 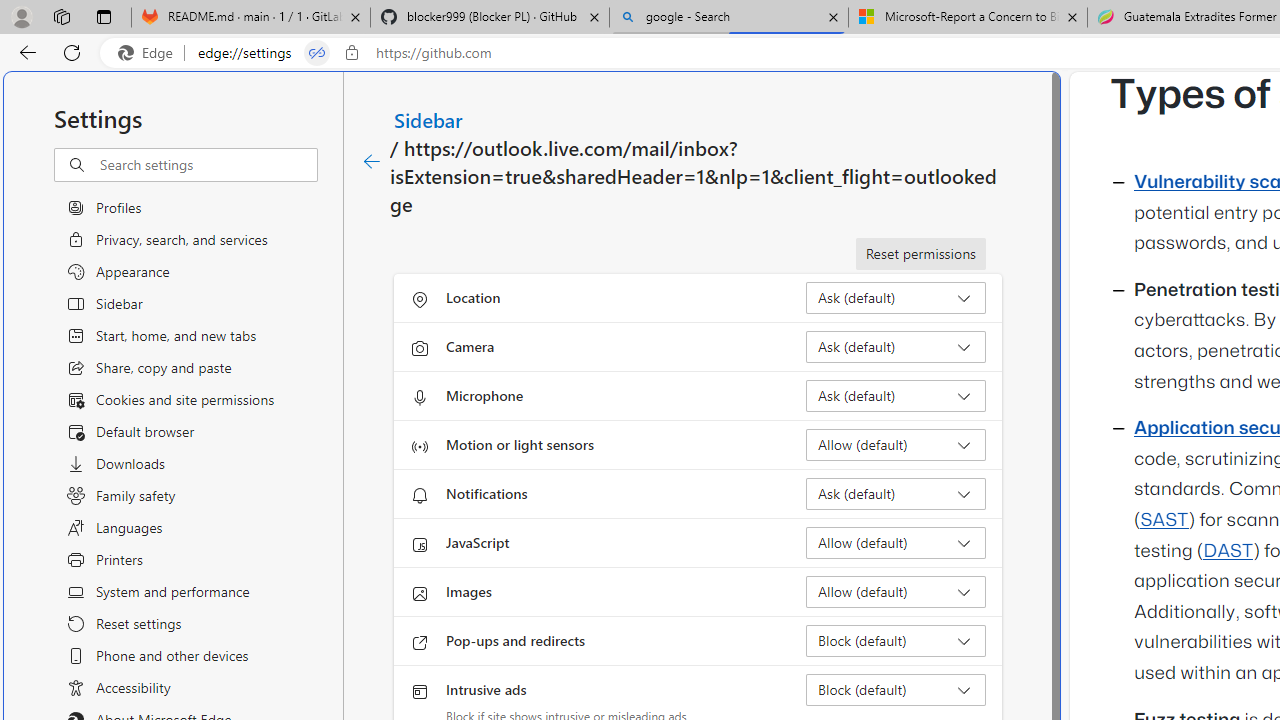 What do you see at coordinates (895, 443) in the screenshot?
I see `'Motion or light sensors Allow (default)'` at bounding box center [895, 443].